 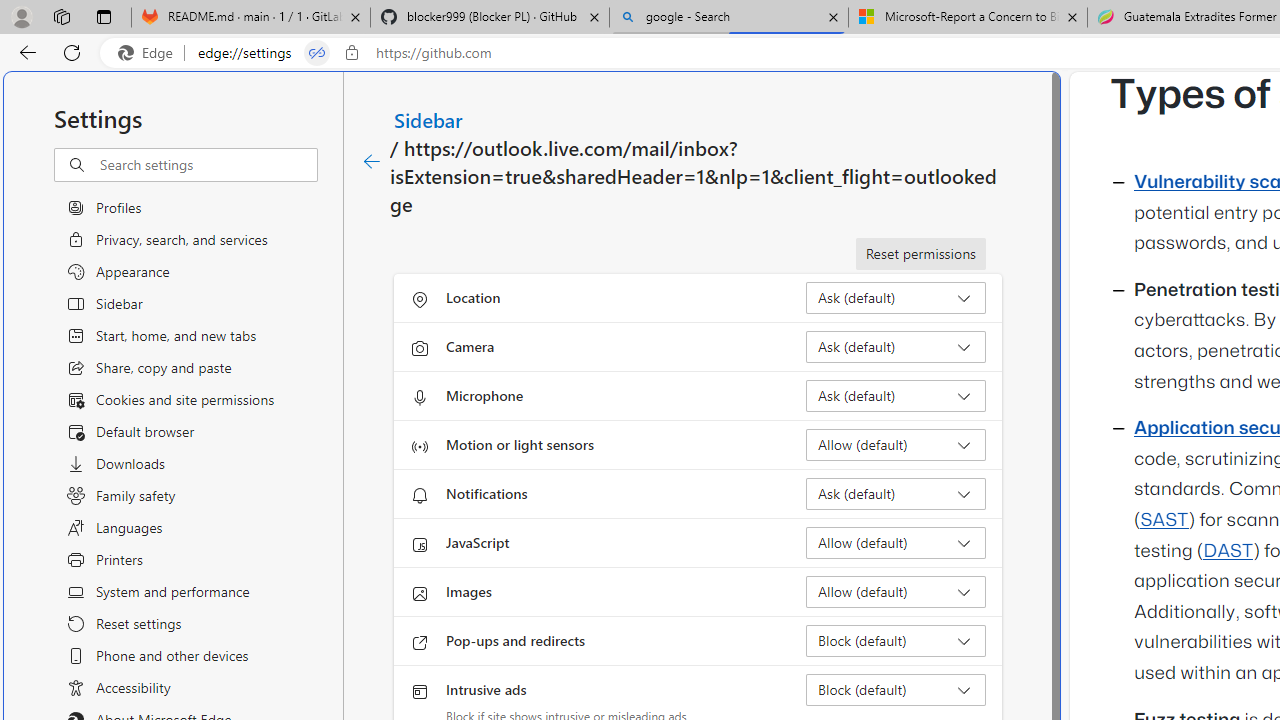 What do you see at coordinates (895, 443) in the screenshot?
I see `'Motion or light sensors Allow (default)'` at bounding box center [895, 443].